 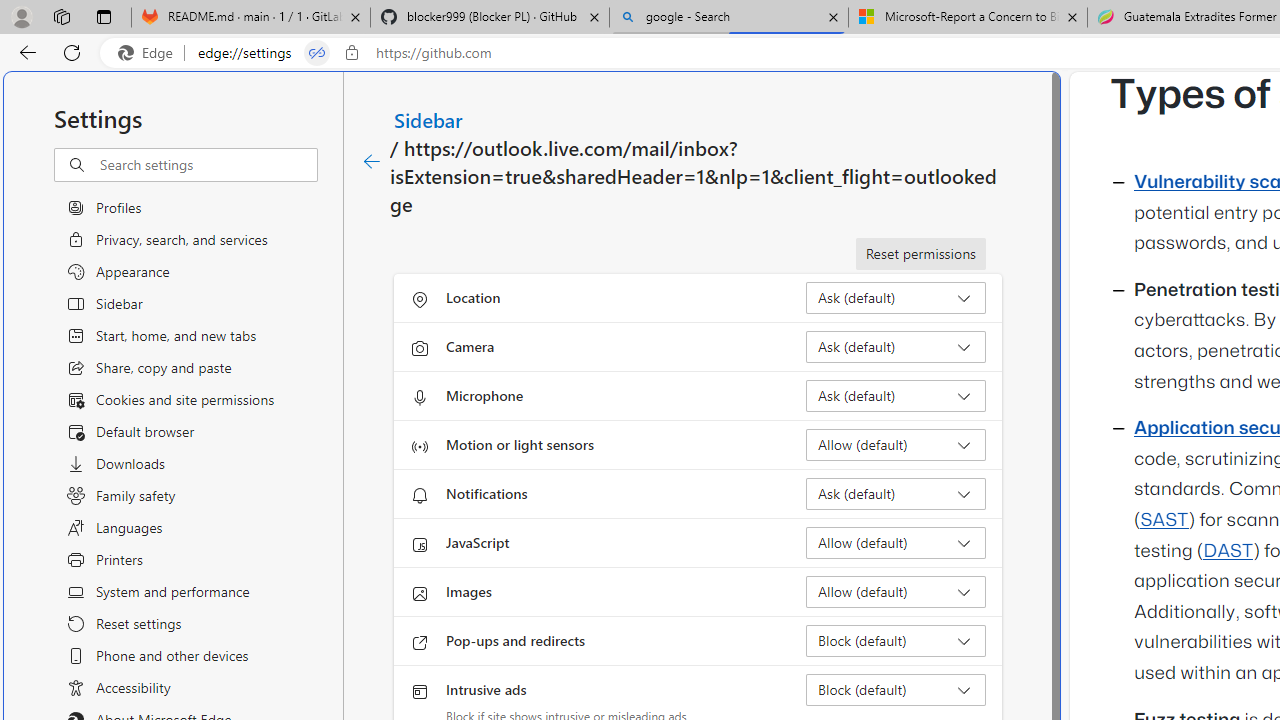 What do you see at coordinates (895, 443) in the screenshot?
I see `'Motion or light sensors Allow (default)'` at bounding box center [895, 443].